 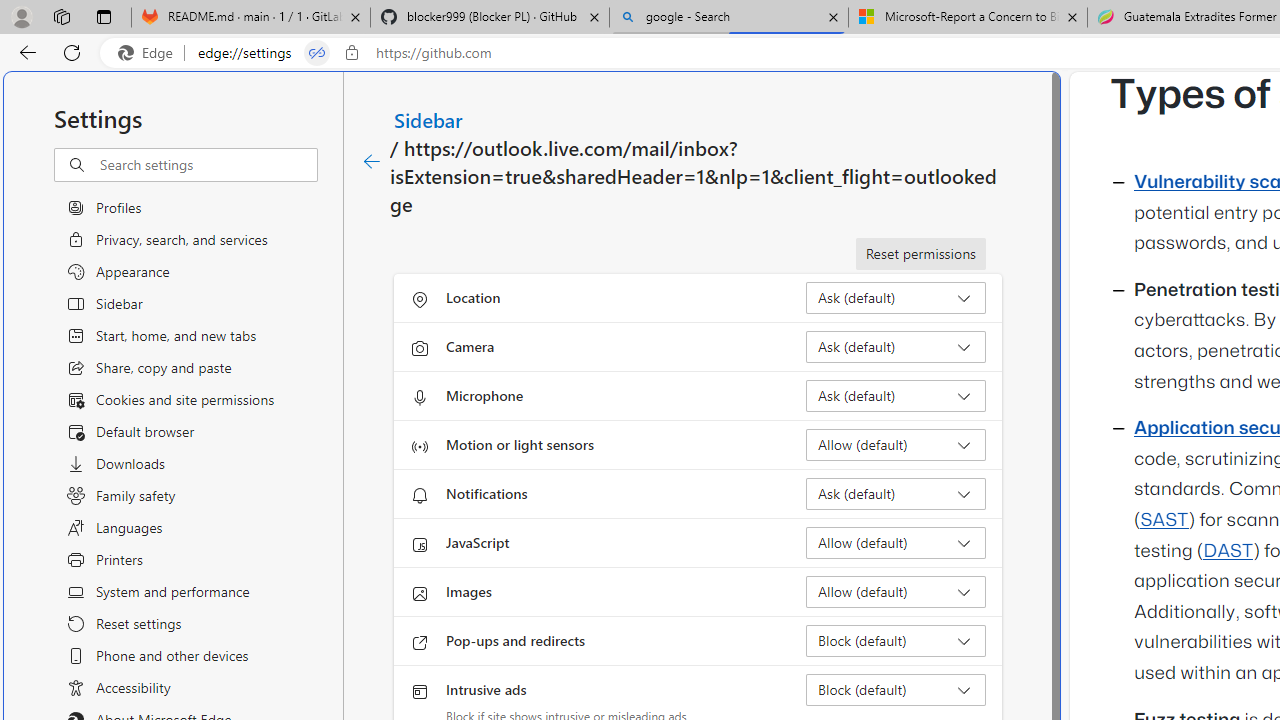 What do you see at coordinates (895, 443) in the screenshot?
I see `'Motion or light sensors Allow (default)'` at bounding box center [895, 443].